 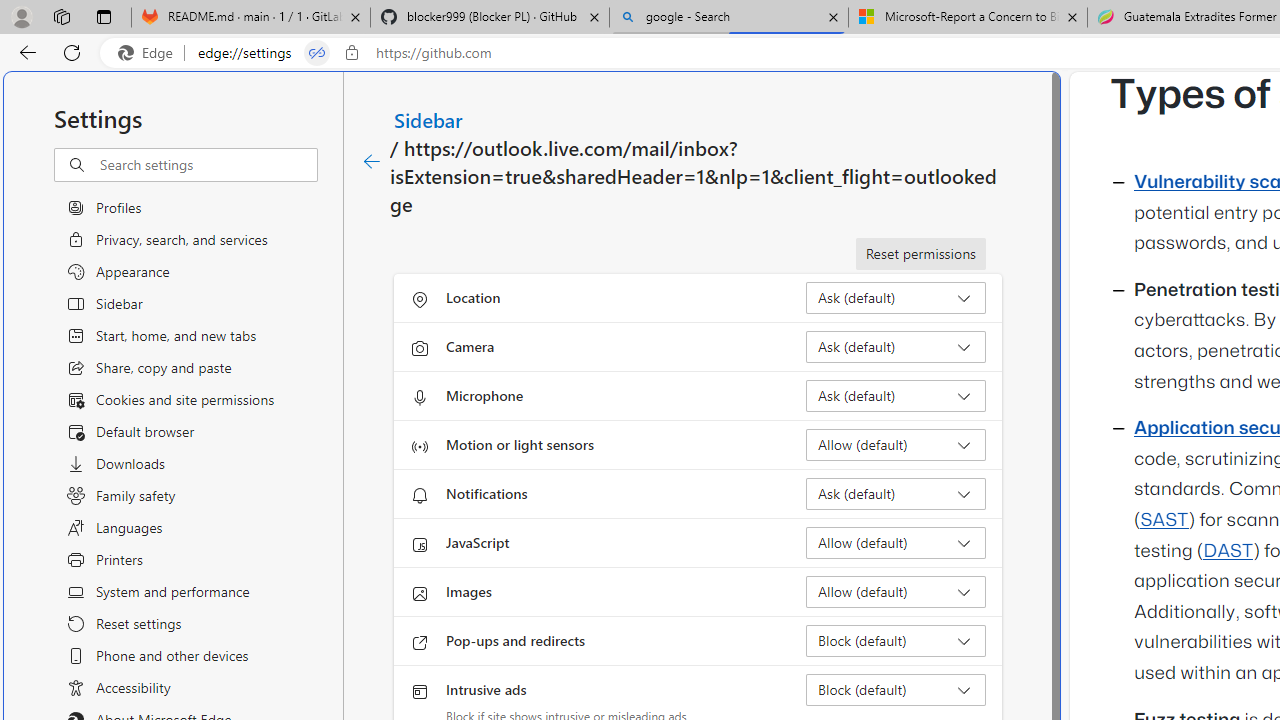 What do you see at coordinates (895, 443) in the screenshot?
I see `'Motion or light sensors Allow (default)'` at bounding box center [895, 443].